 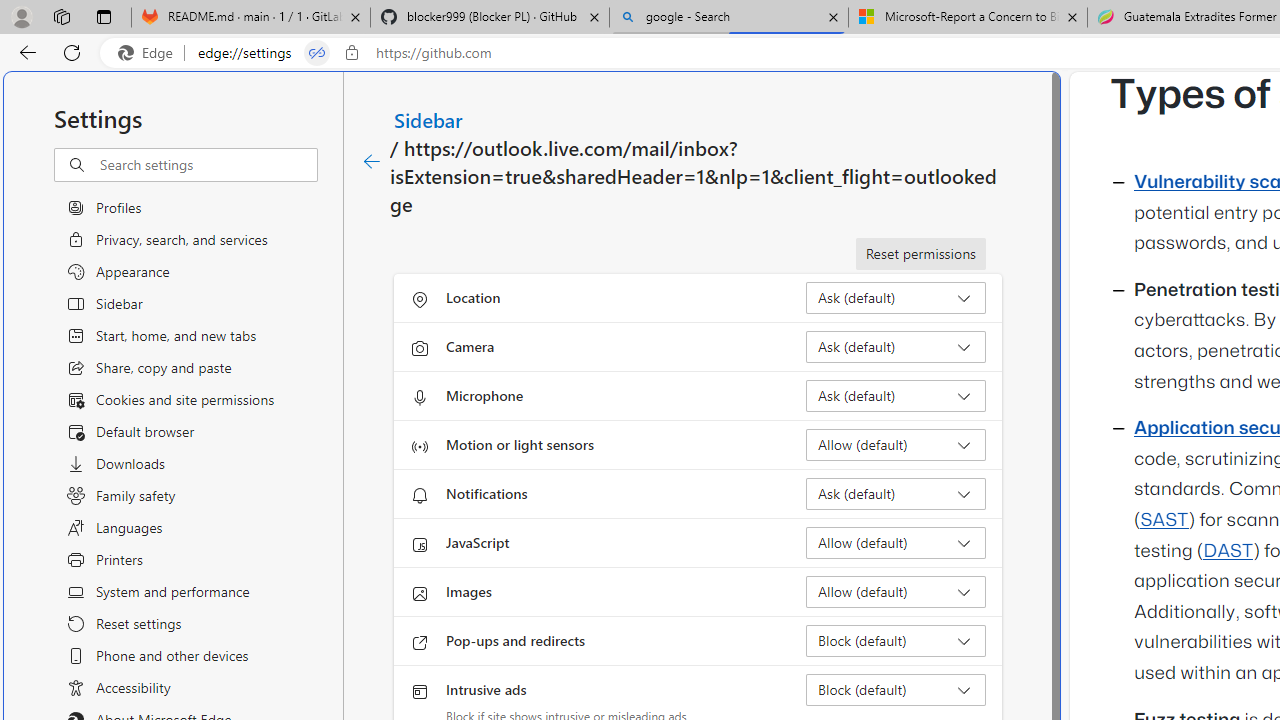 What do you see at coordinates (895, 443) in the screenshot?
I see `'Motion or light sensors Allow (default)'` at bounding box center [895, 443].